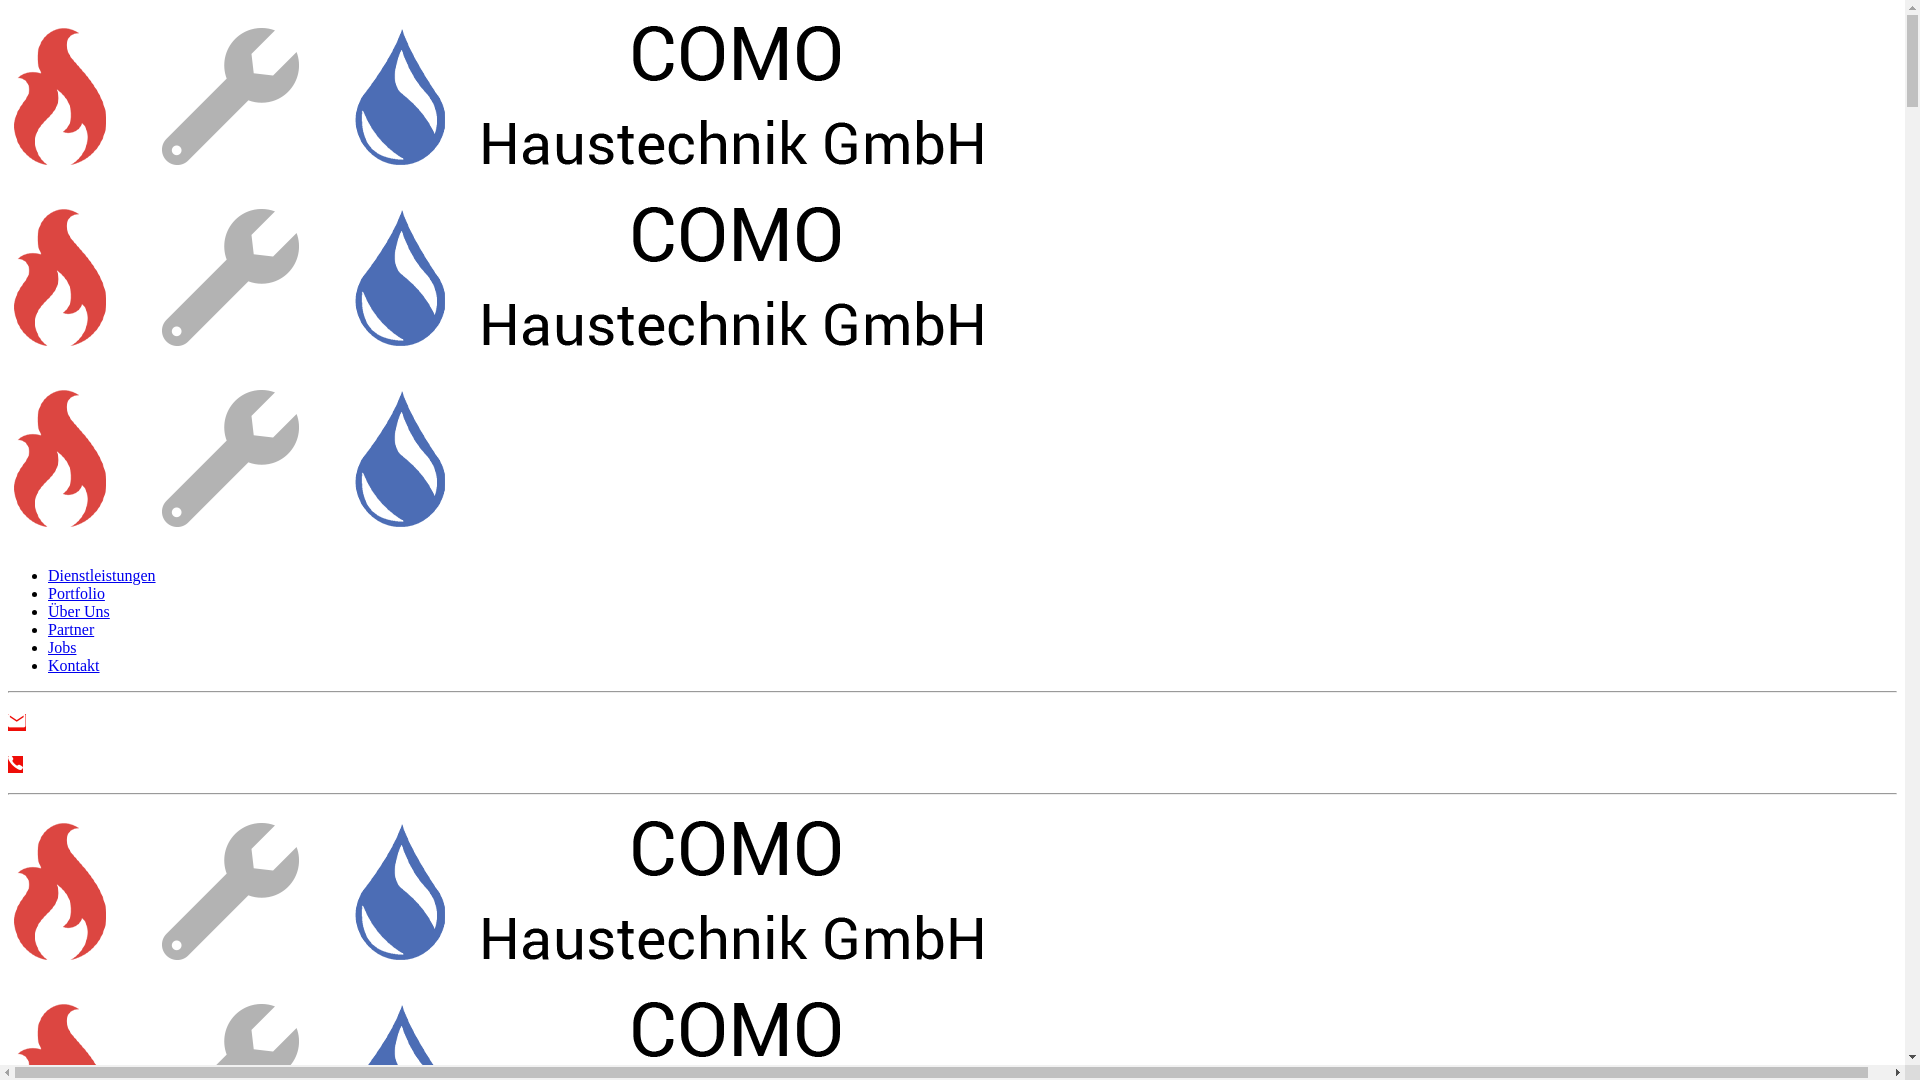 Image resolution: width=1920 pixels, height=1080 pixels. What do you see at coordinates (48, 628) in the screenshot?
I see `'Partner'` at bounding box center [48, 628].